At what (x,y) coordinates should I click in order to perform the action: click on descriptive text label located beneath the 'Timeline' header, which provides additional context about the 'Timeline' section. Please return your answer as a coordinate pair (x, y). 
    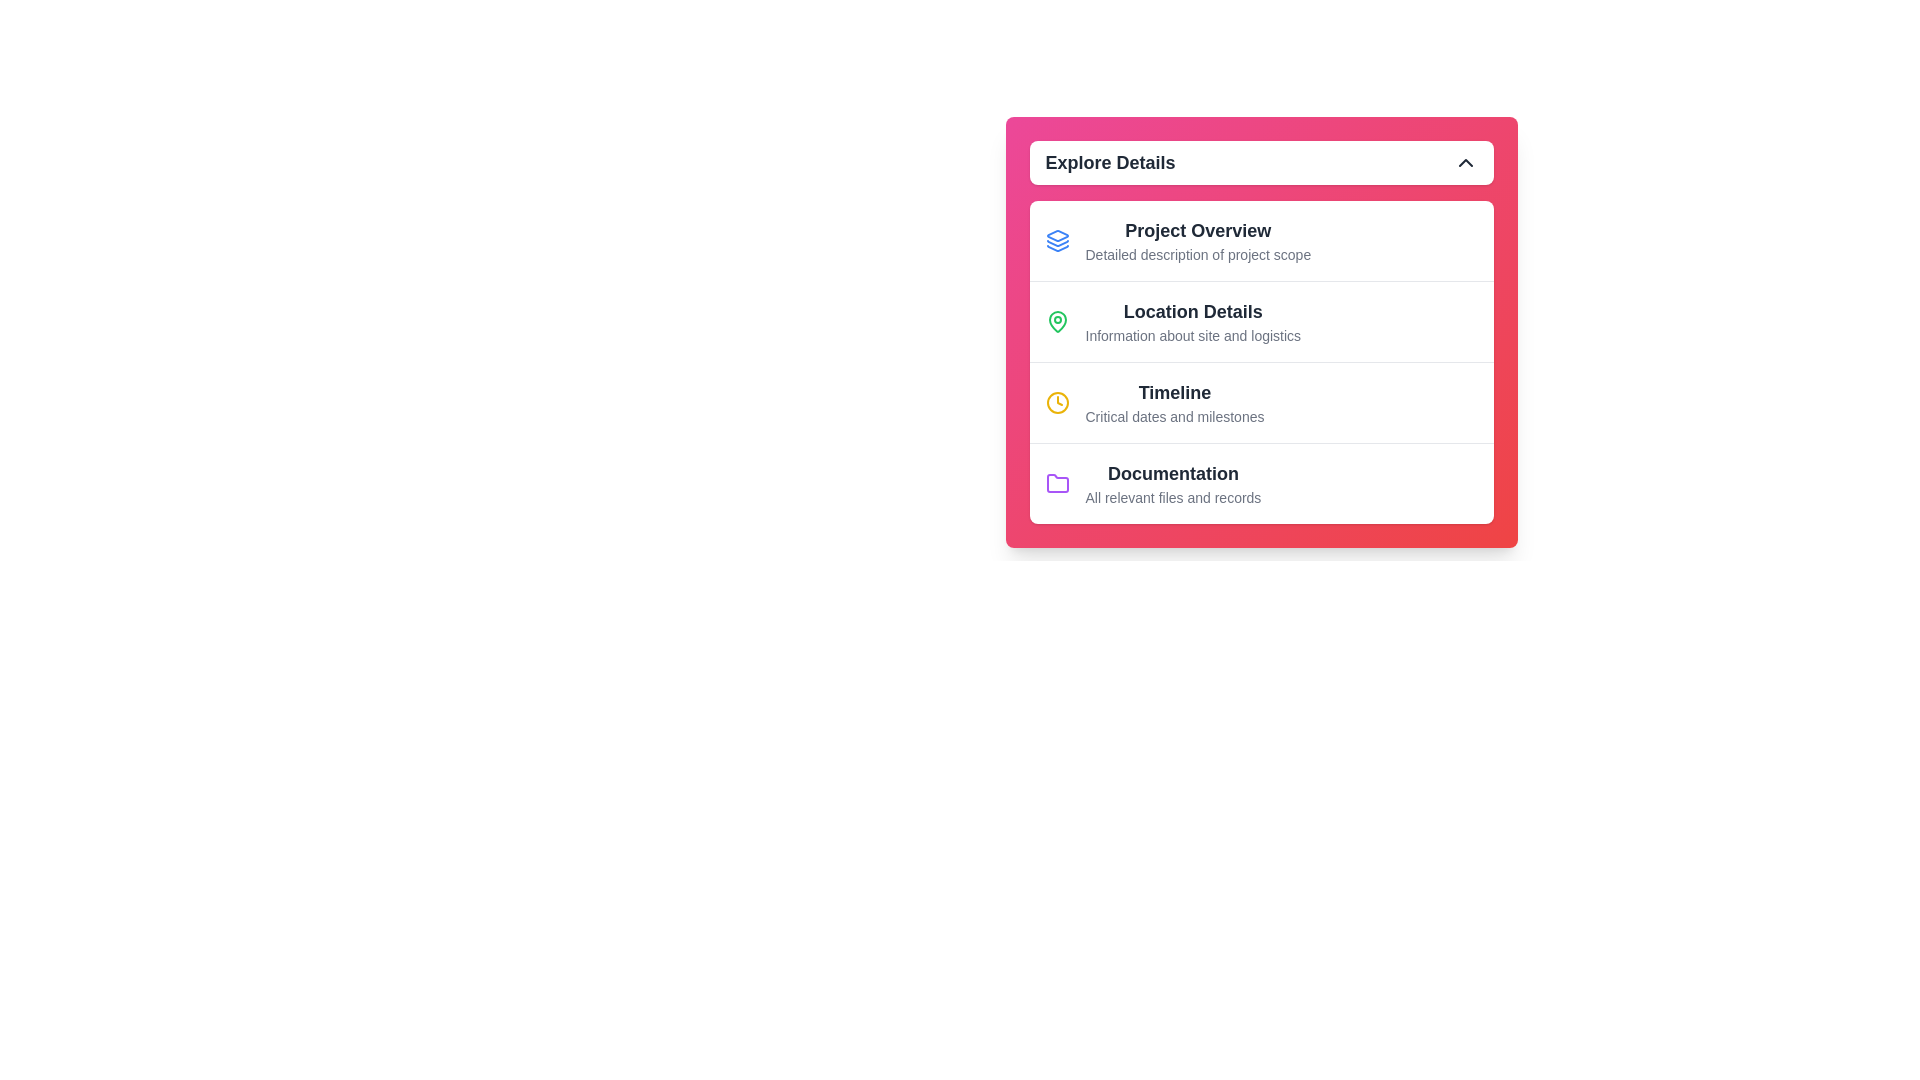
    Looking at the image, I should click on (1175, 415).